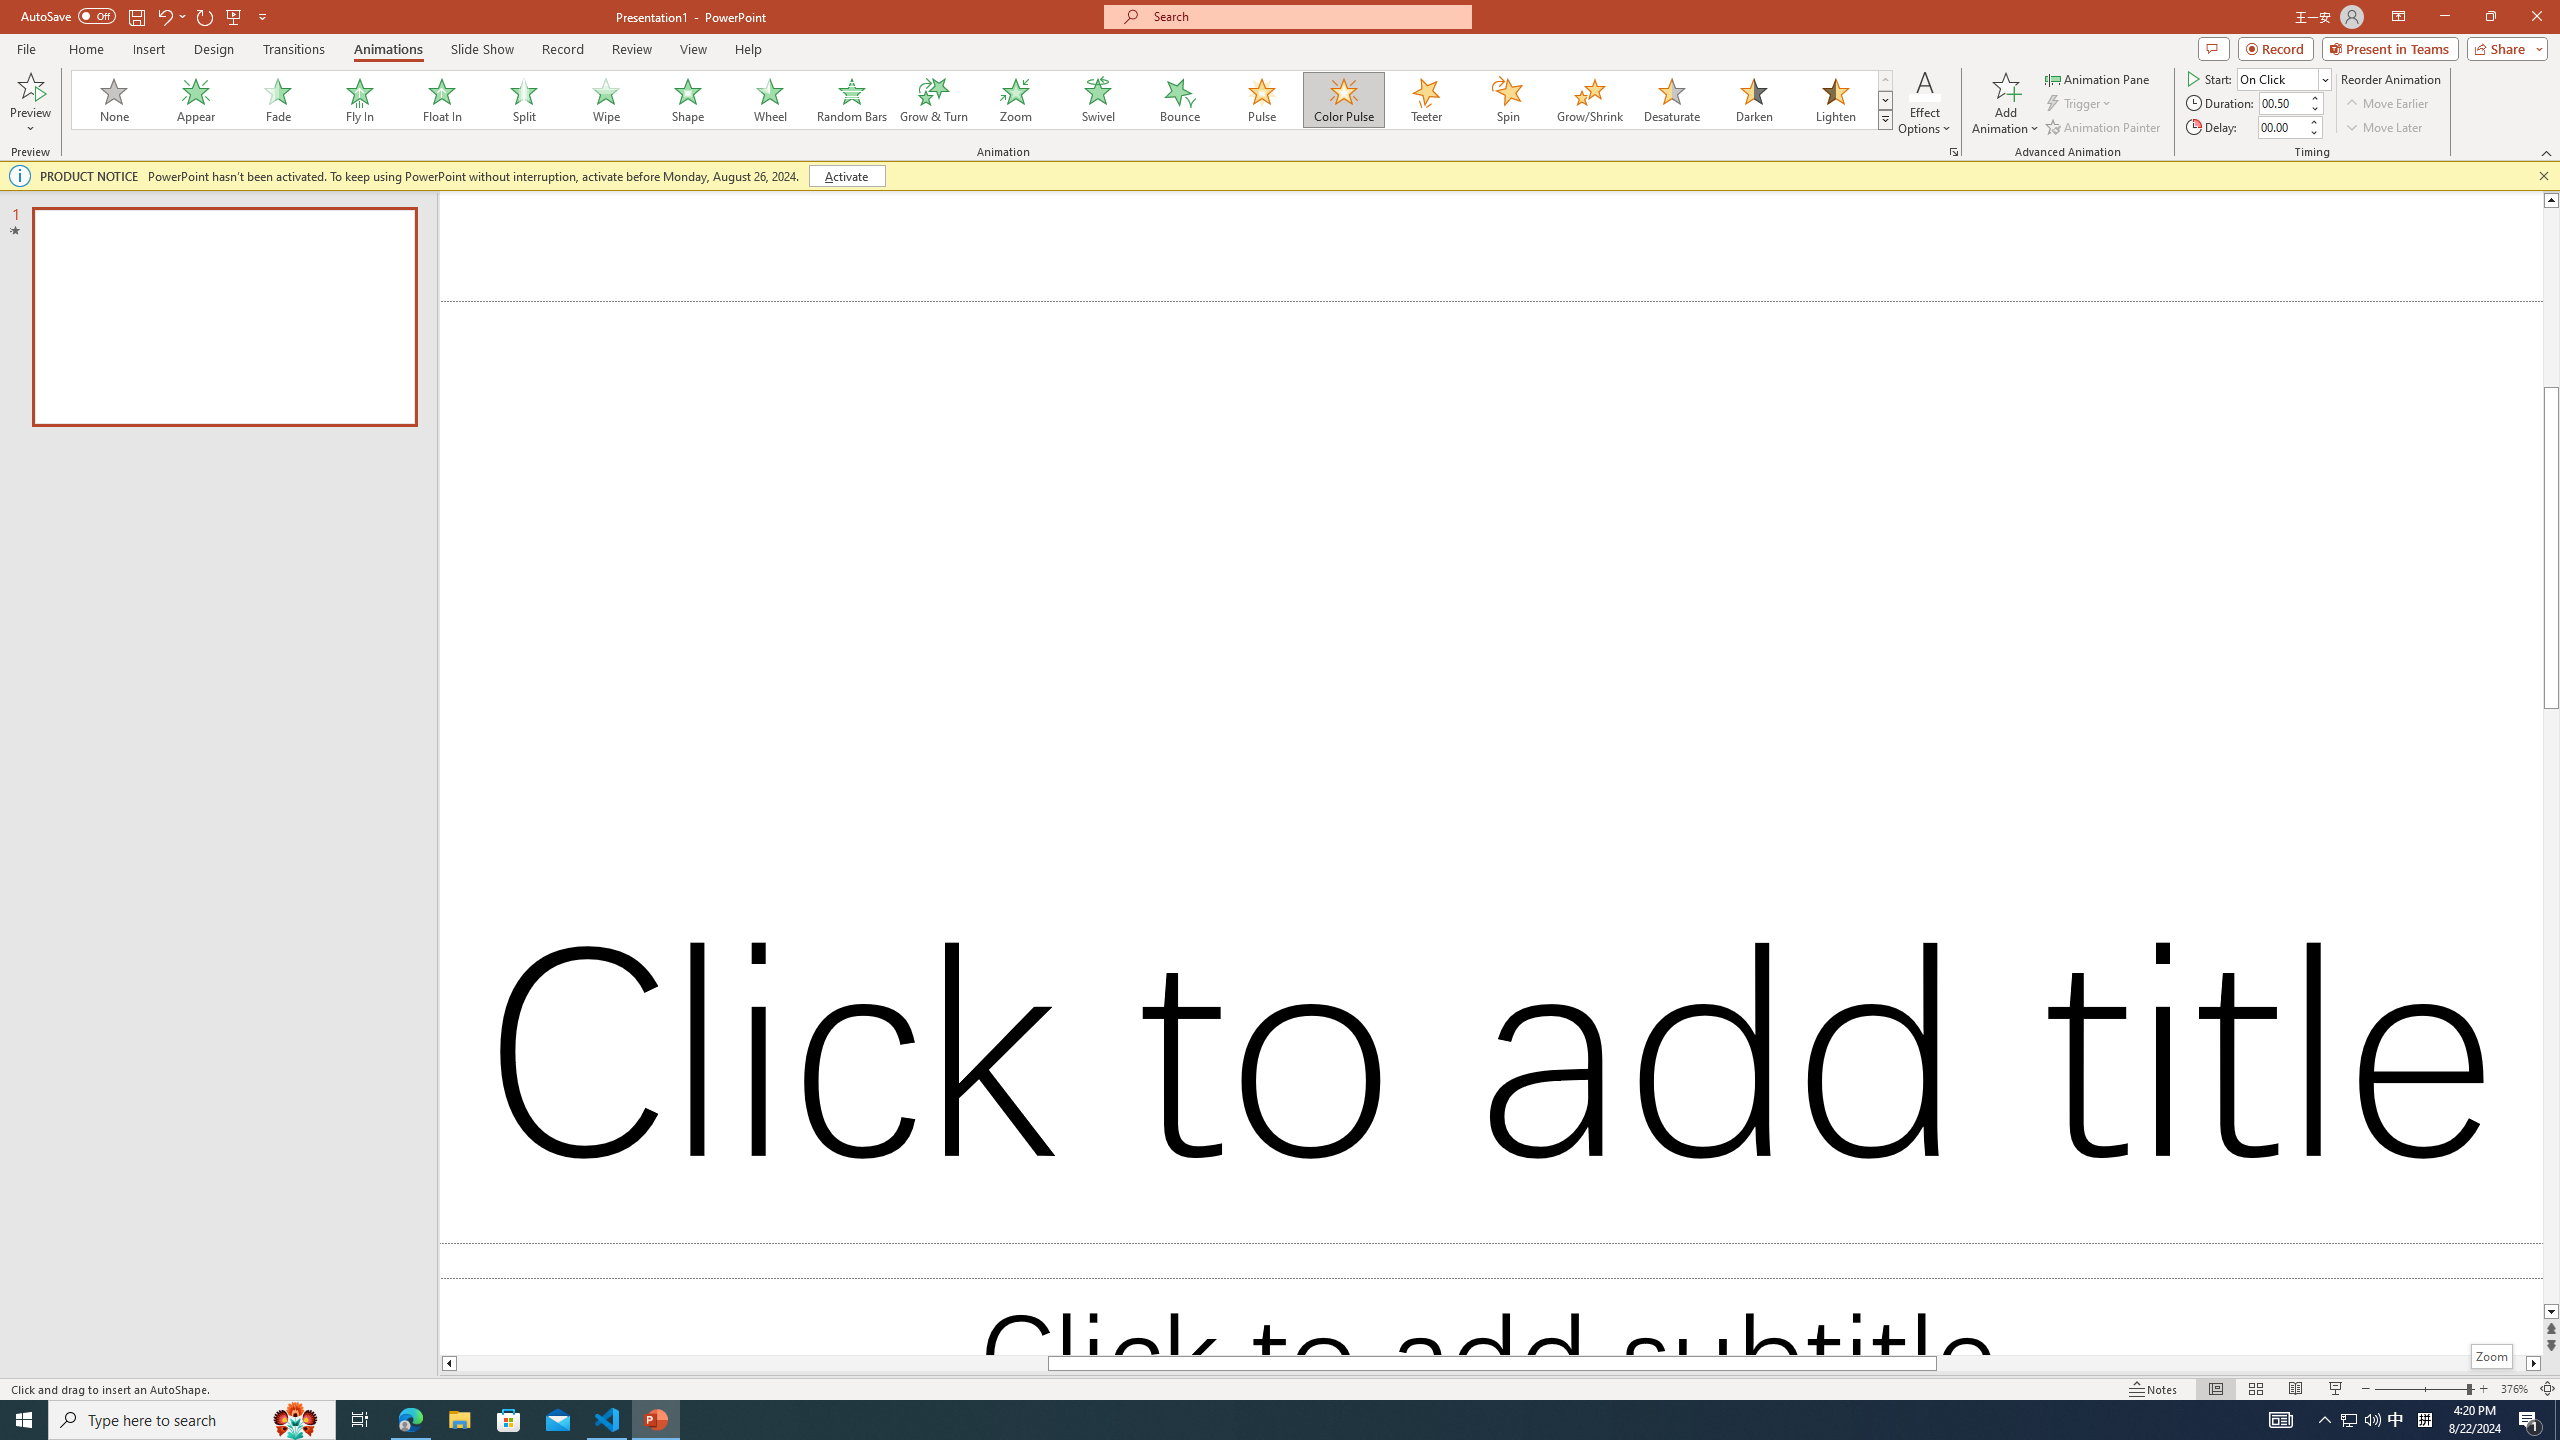 The image size is (2560, 1440). Describe the element at coordinates (847, 176) in the screenshot. I see `'Activate'` at that location.